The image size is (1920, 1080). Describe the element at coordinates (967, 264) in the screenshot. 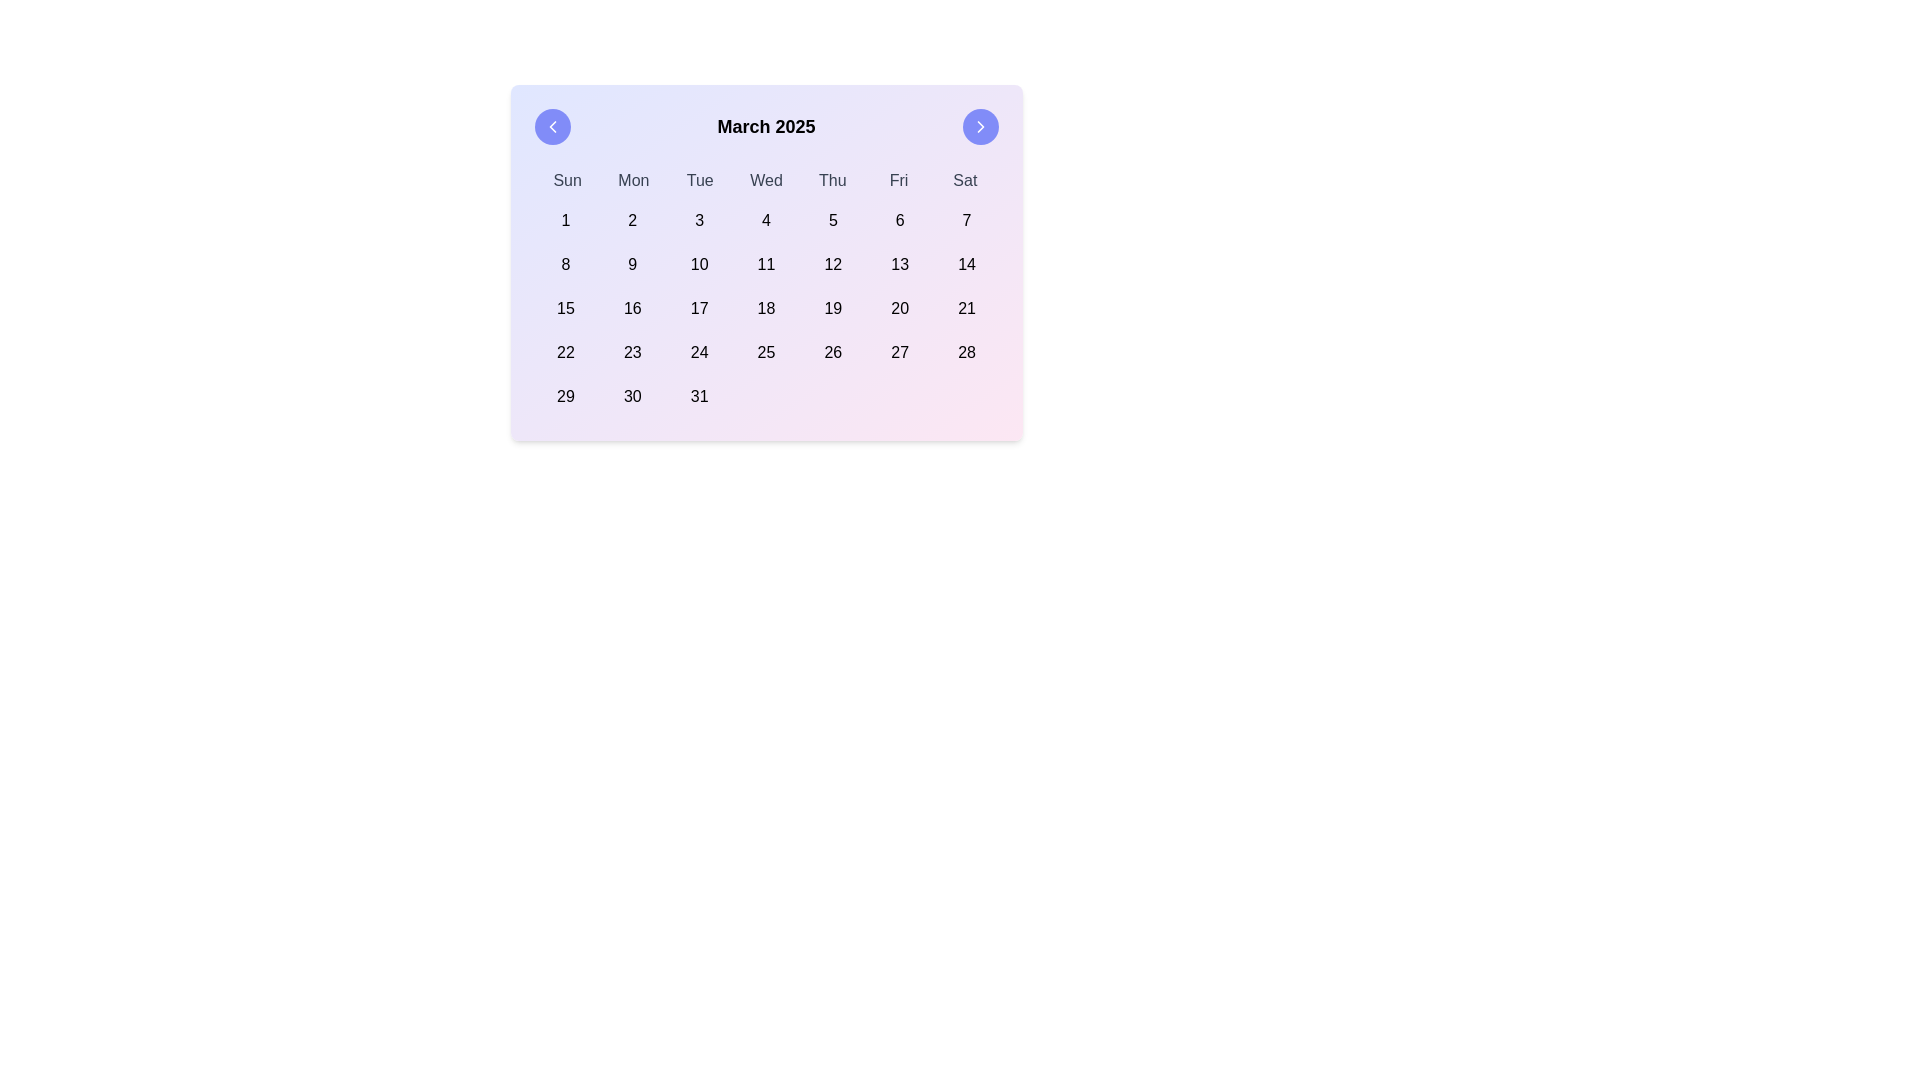

I see `the rounded rectangular button displaying the number '14' in black text, located in the fourth row and seventh column of the calendar interface` at that location.